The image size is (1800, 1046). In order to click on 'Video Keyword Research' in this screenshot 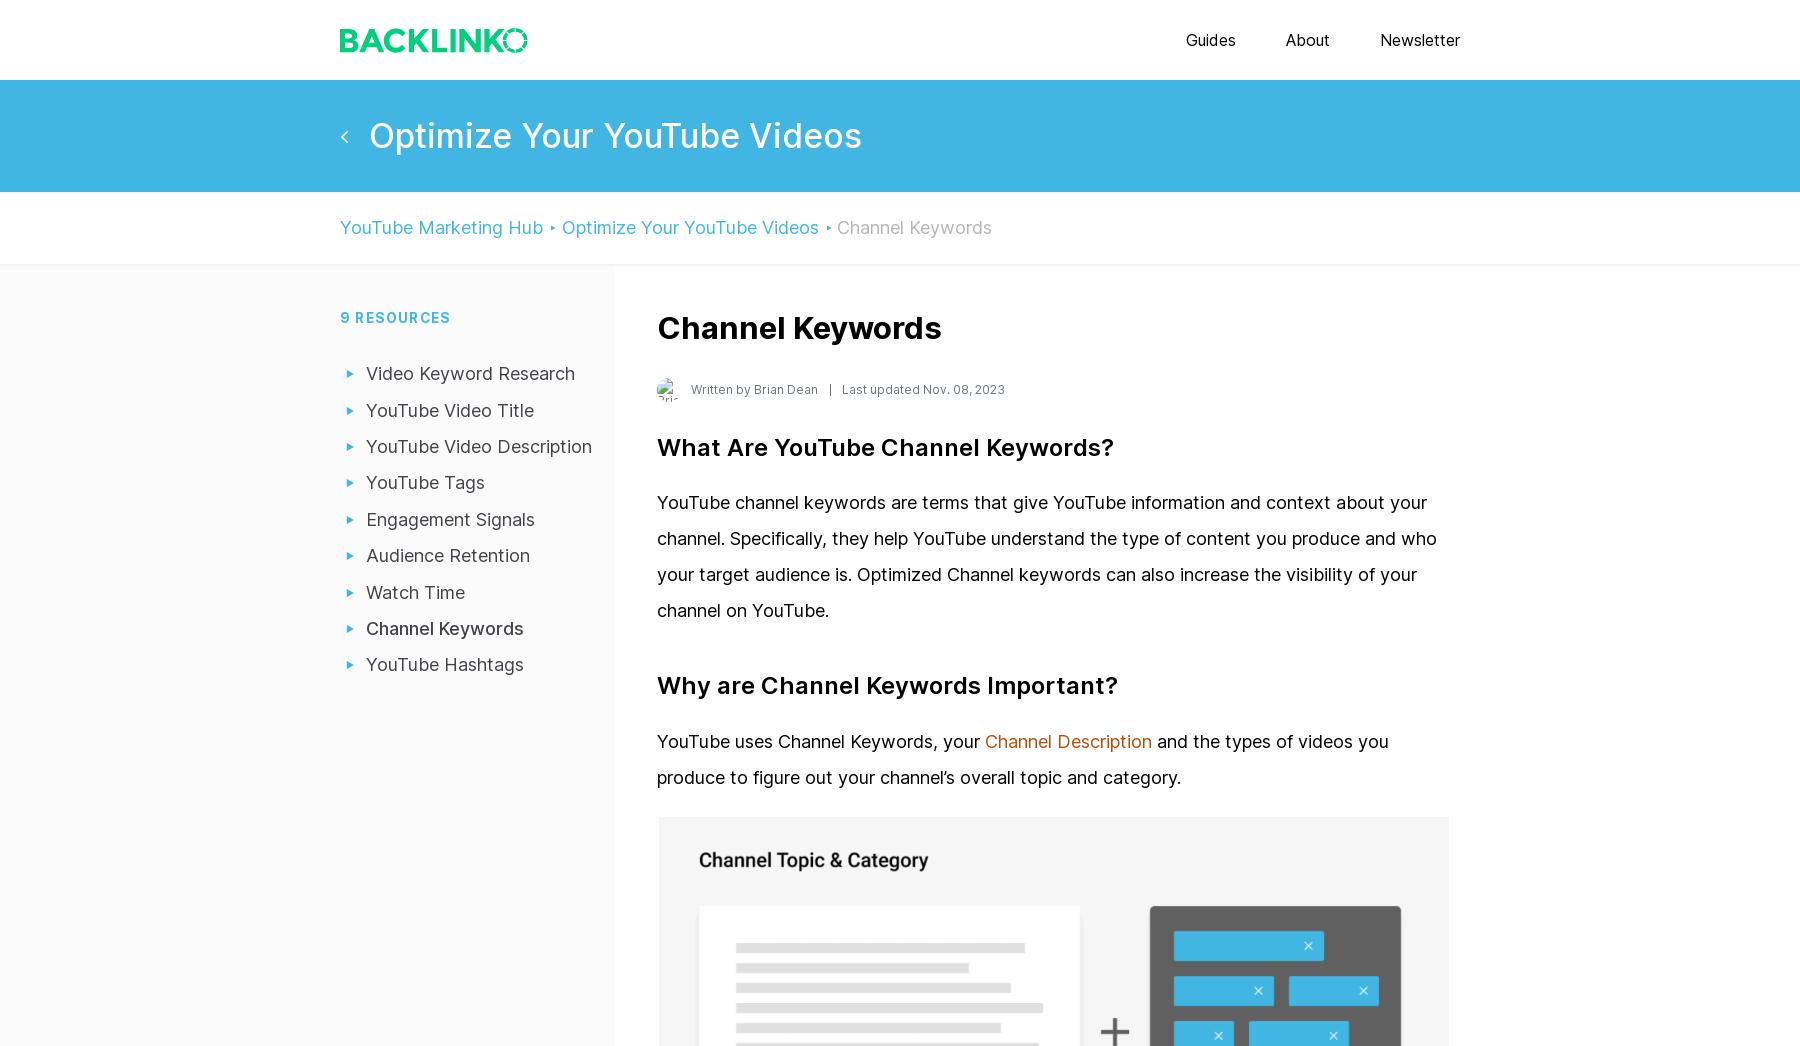, I will do `click(469, 373)`.